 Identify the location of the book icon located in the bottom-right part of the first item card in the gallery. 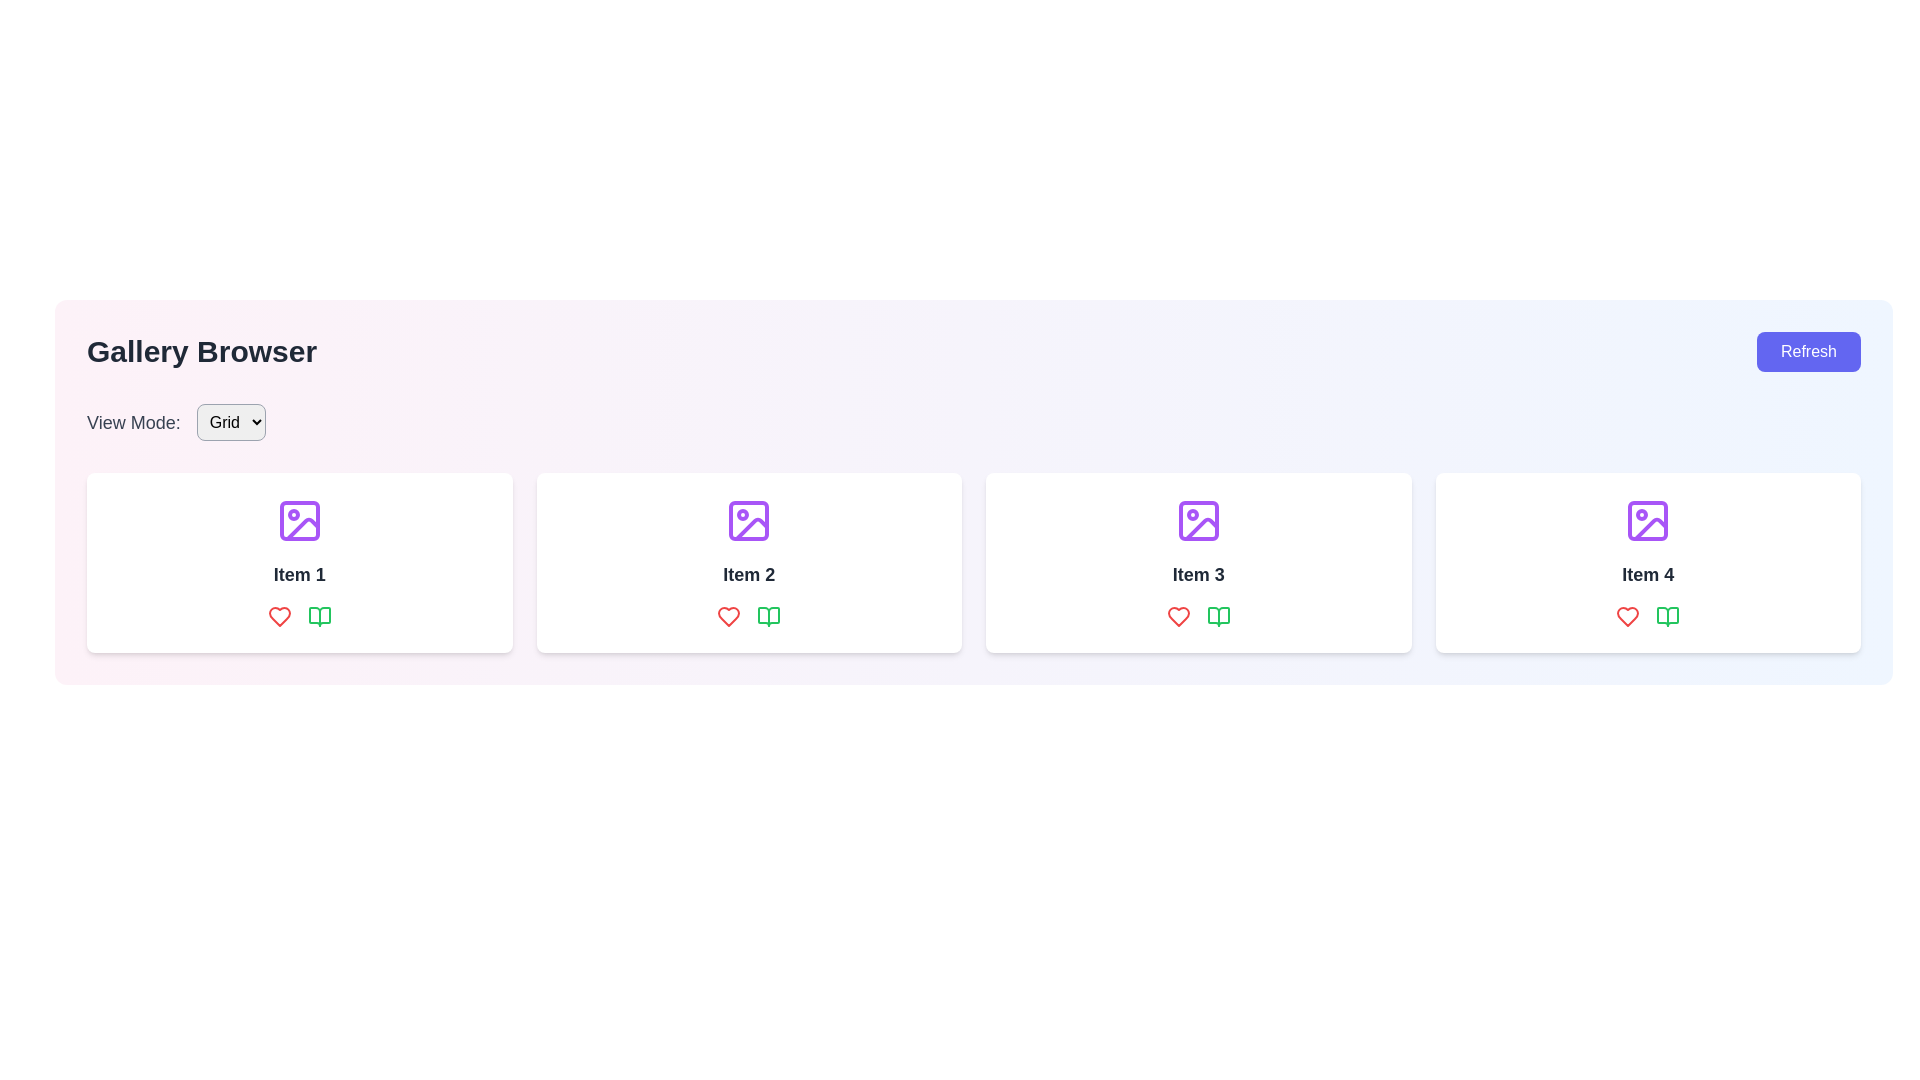
(318, 616).